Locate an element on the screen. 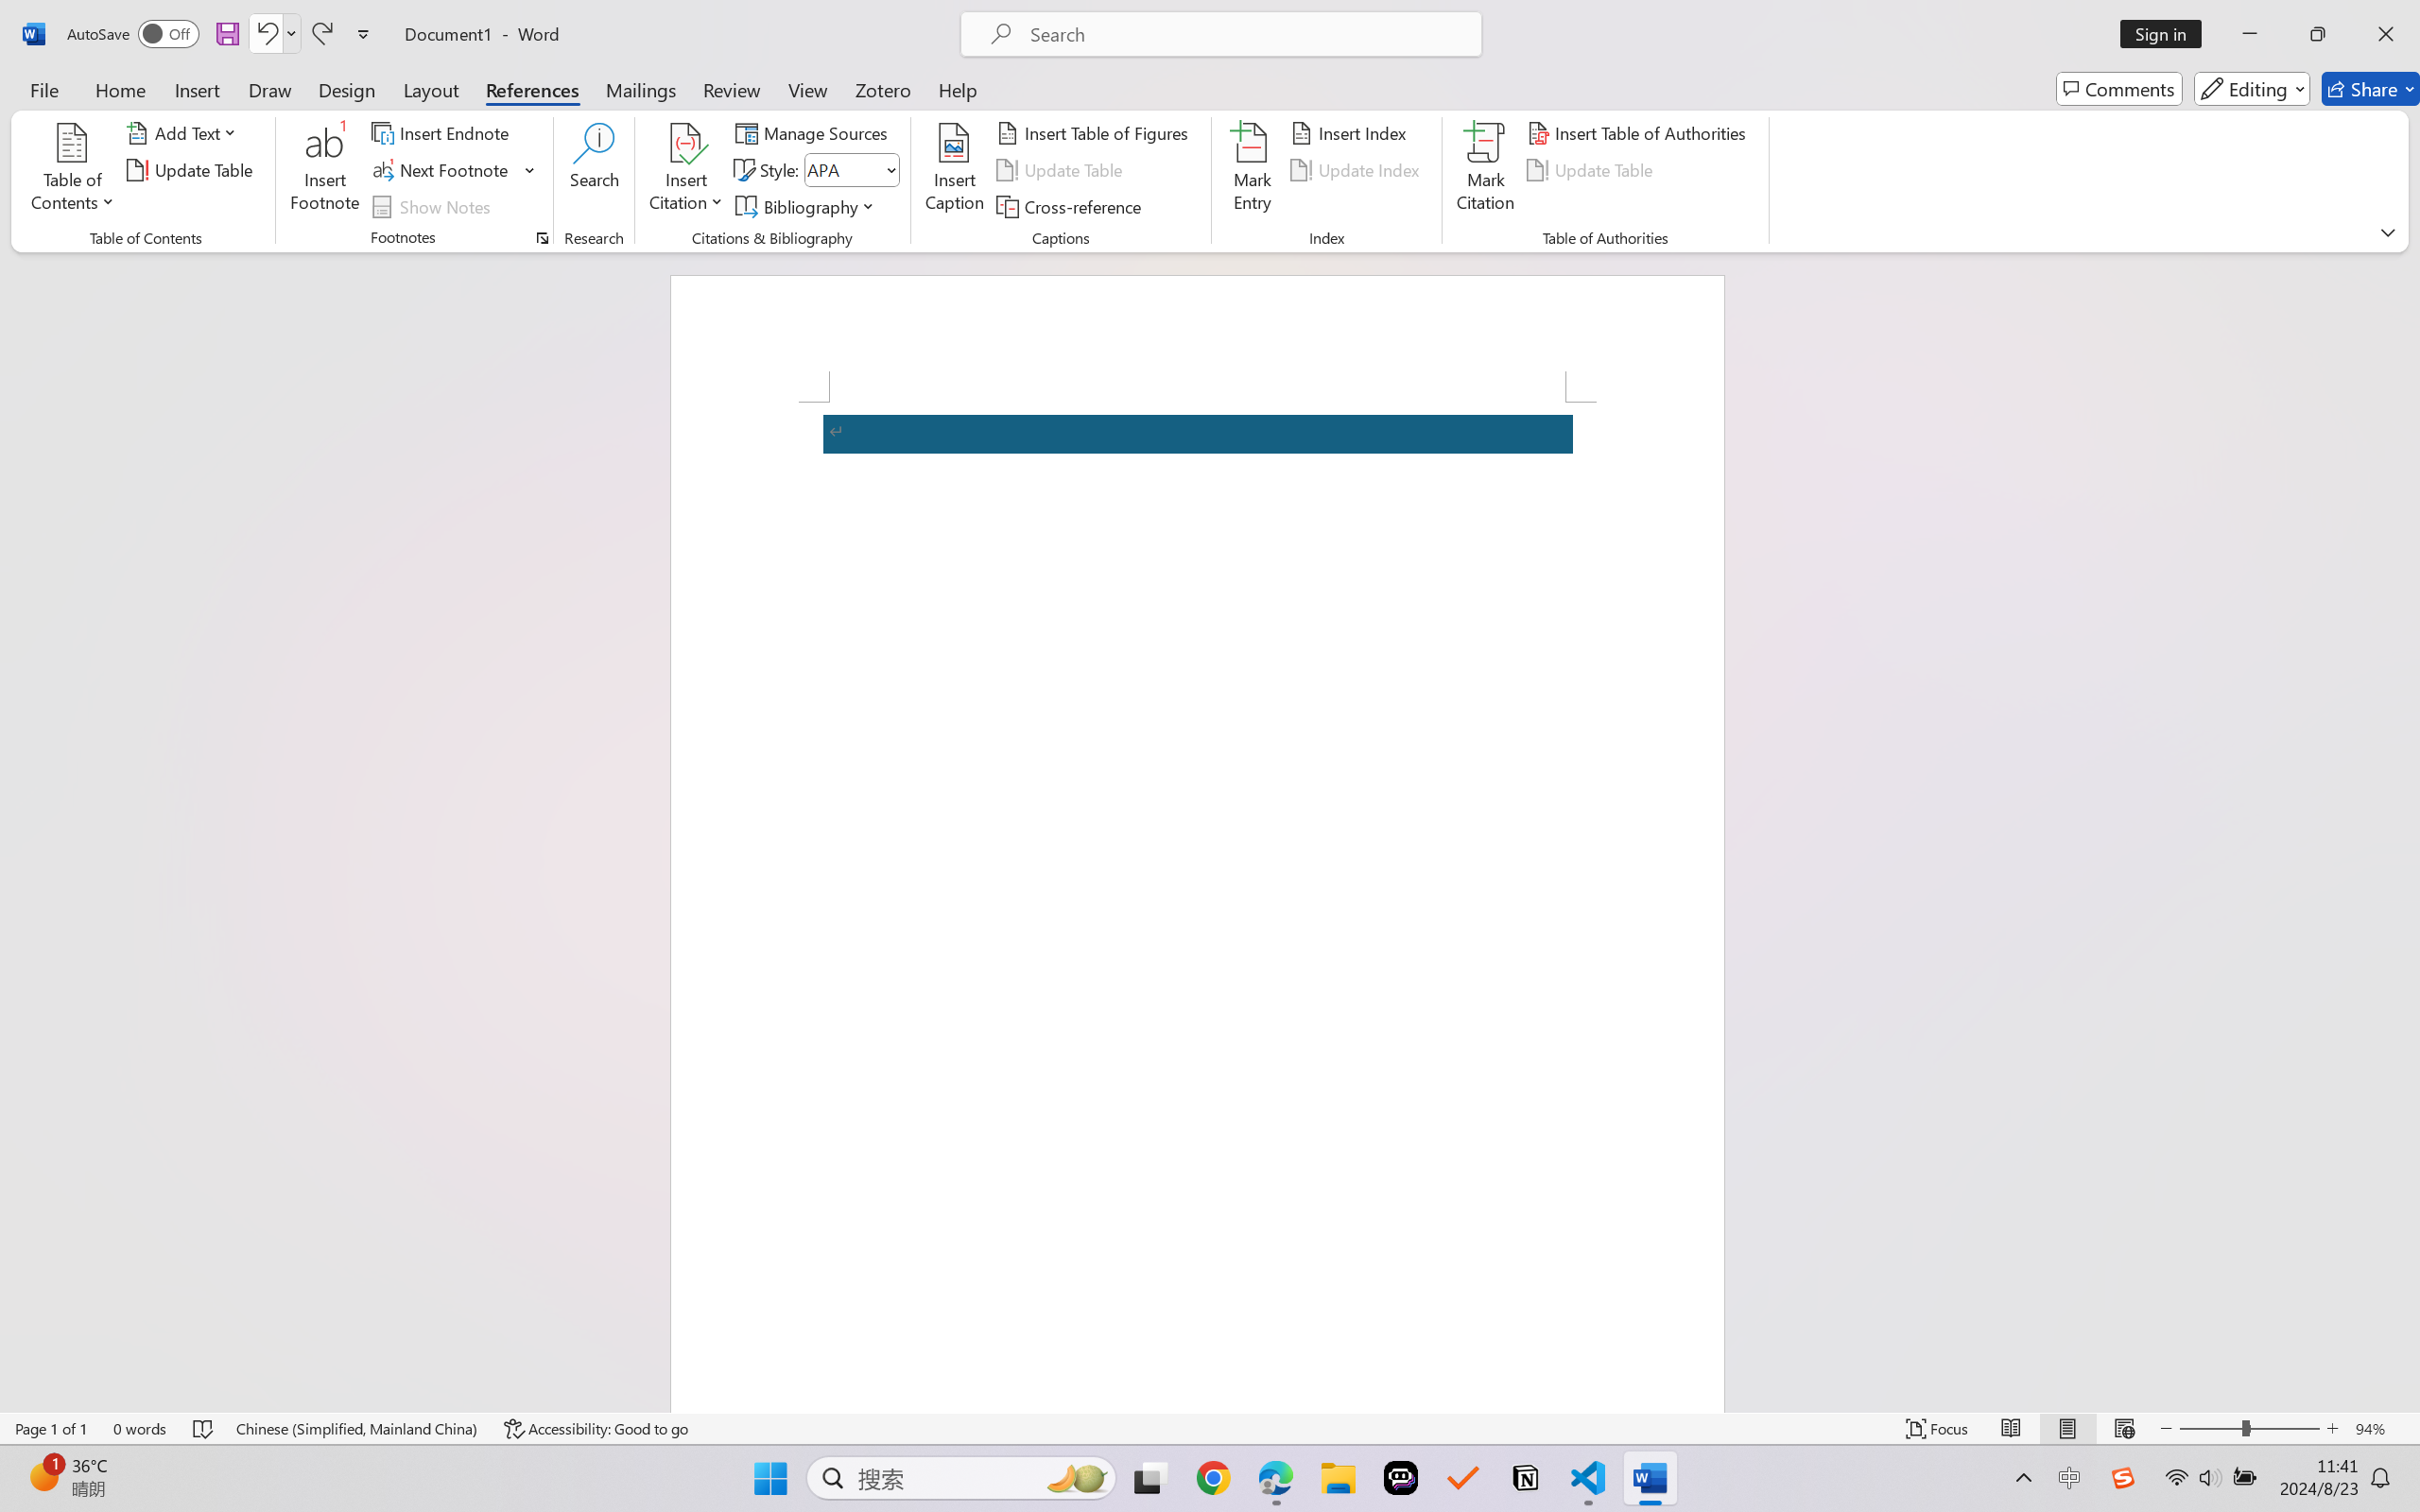 The height and width of the screenshot is (1512, 2420). 'Insert Table of Figures...' is located at coordinates (1095, 131).